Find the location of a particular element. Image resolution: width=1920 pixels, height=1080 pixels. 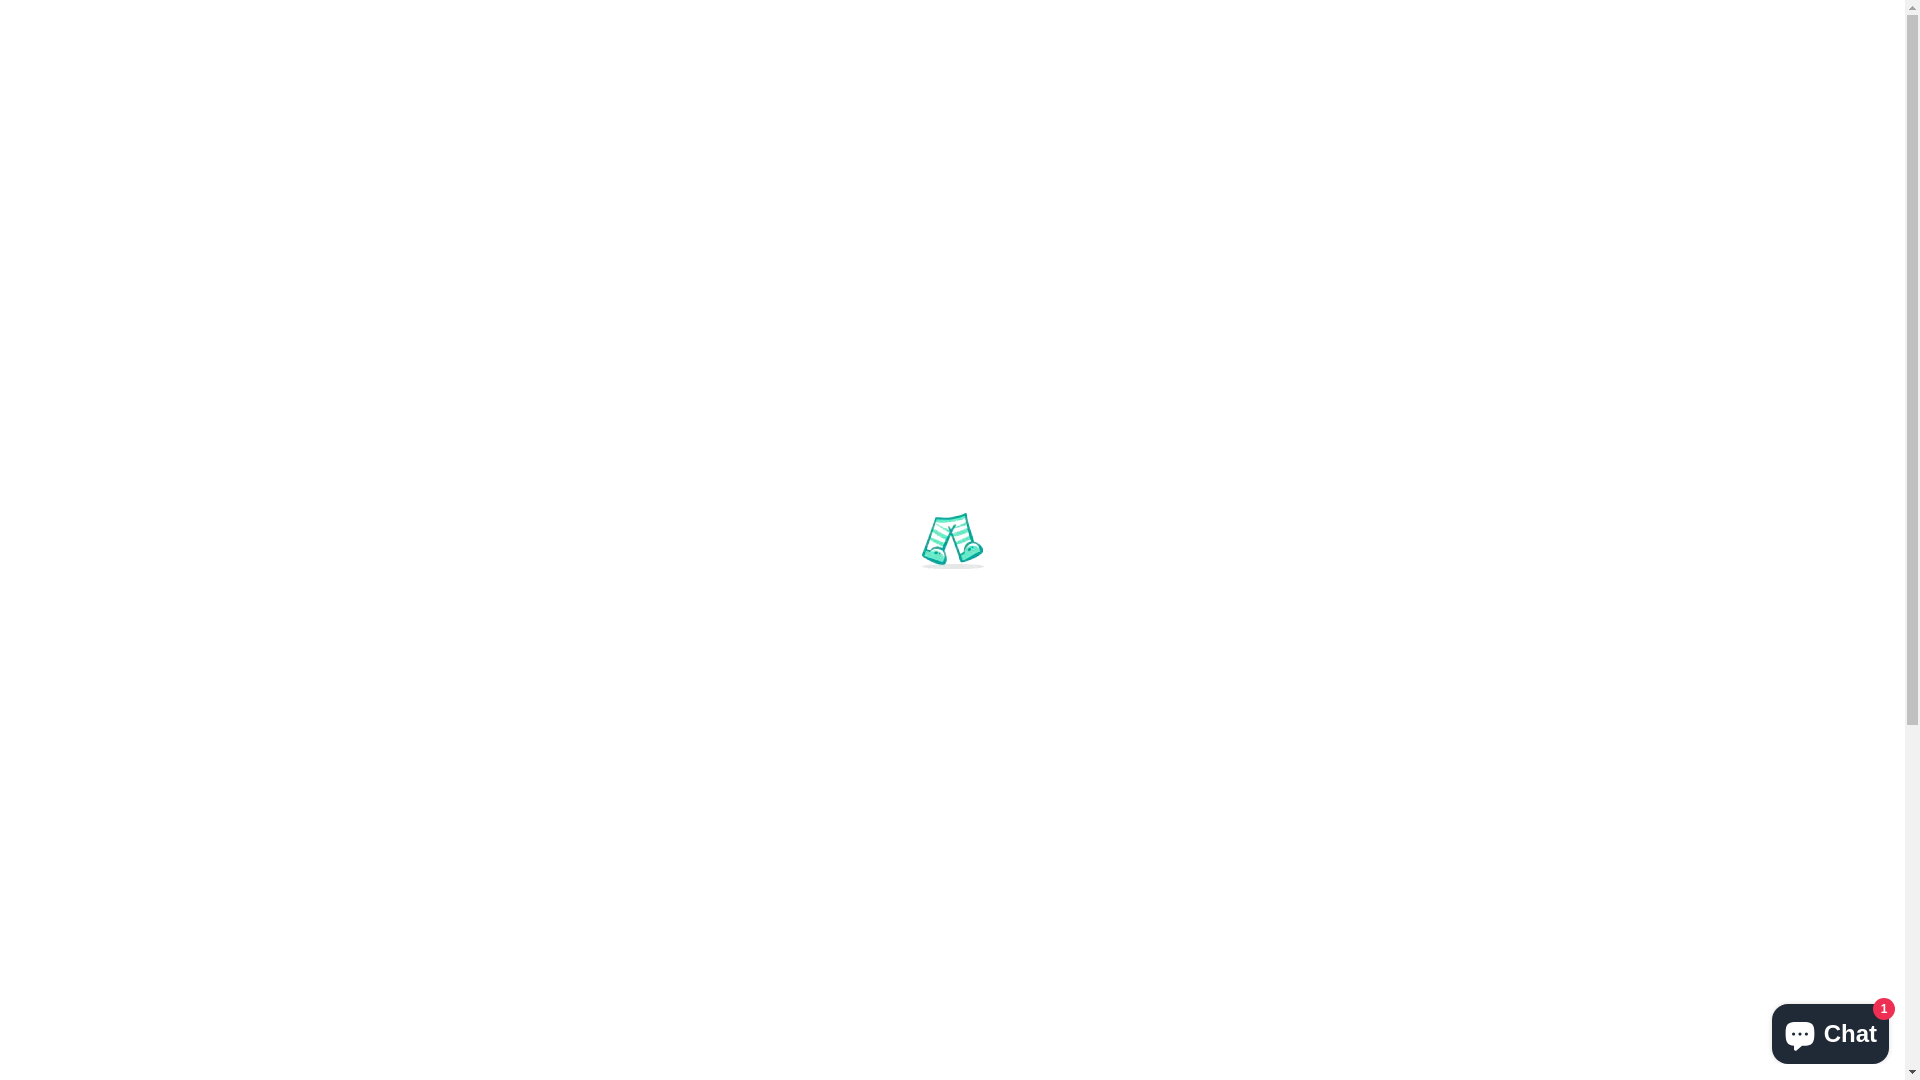

'CHECKOUT' is located at coordinates (1799, 20).